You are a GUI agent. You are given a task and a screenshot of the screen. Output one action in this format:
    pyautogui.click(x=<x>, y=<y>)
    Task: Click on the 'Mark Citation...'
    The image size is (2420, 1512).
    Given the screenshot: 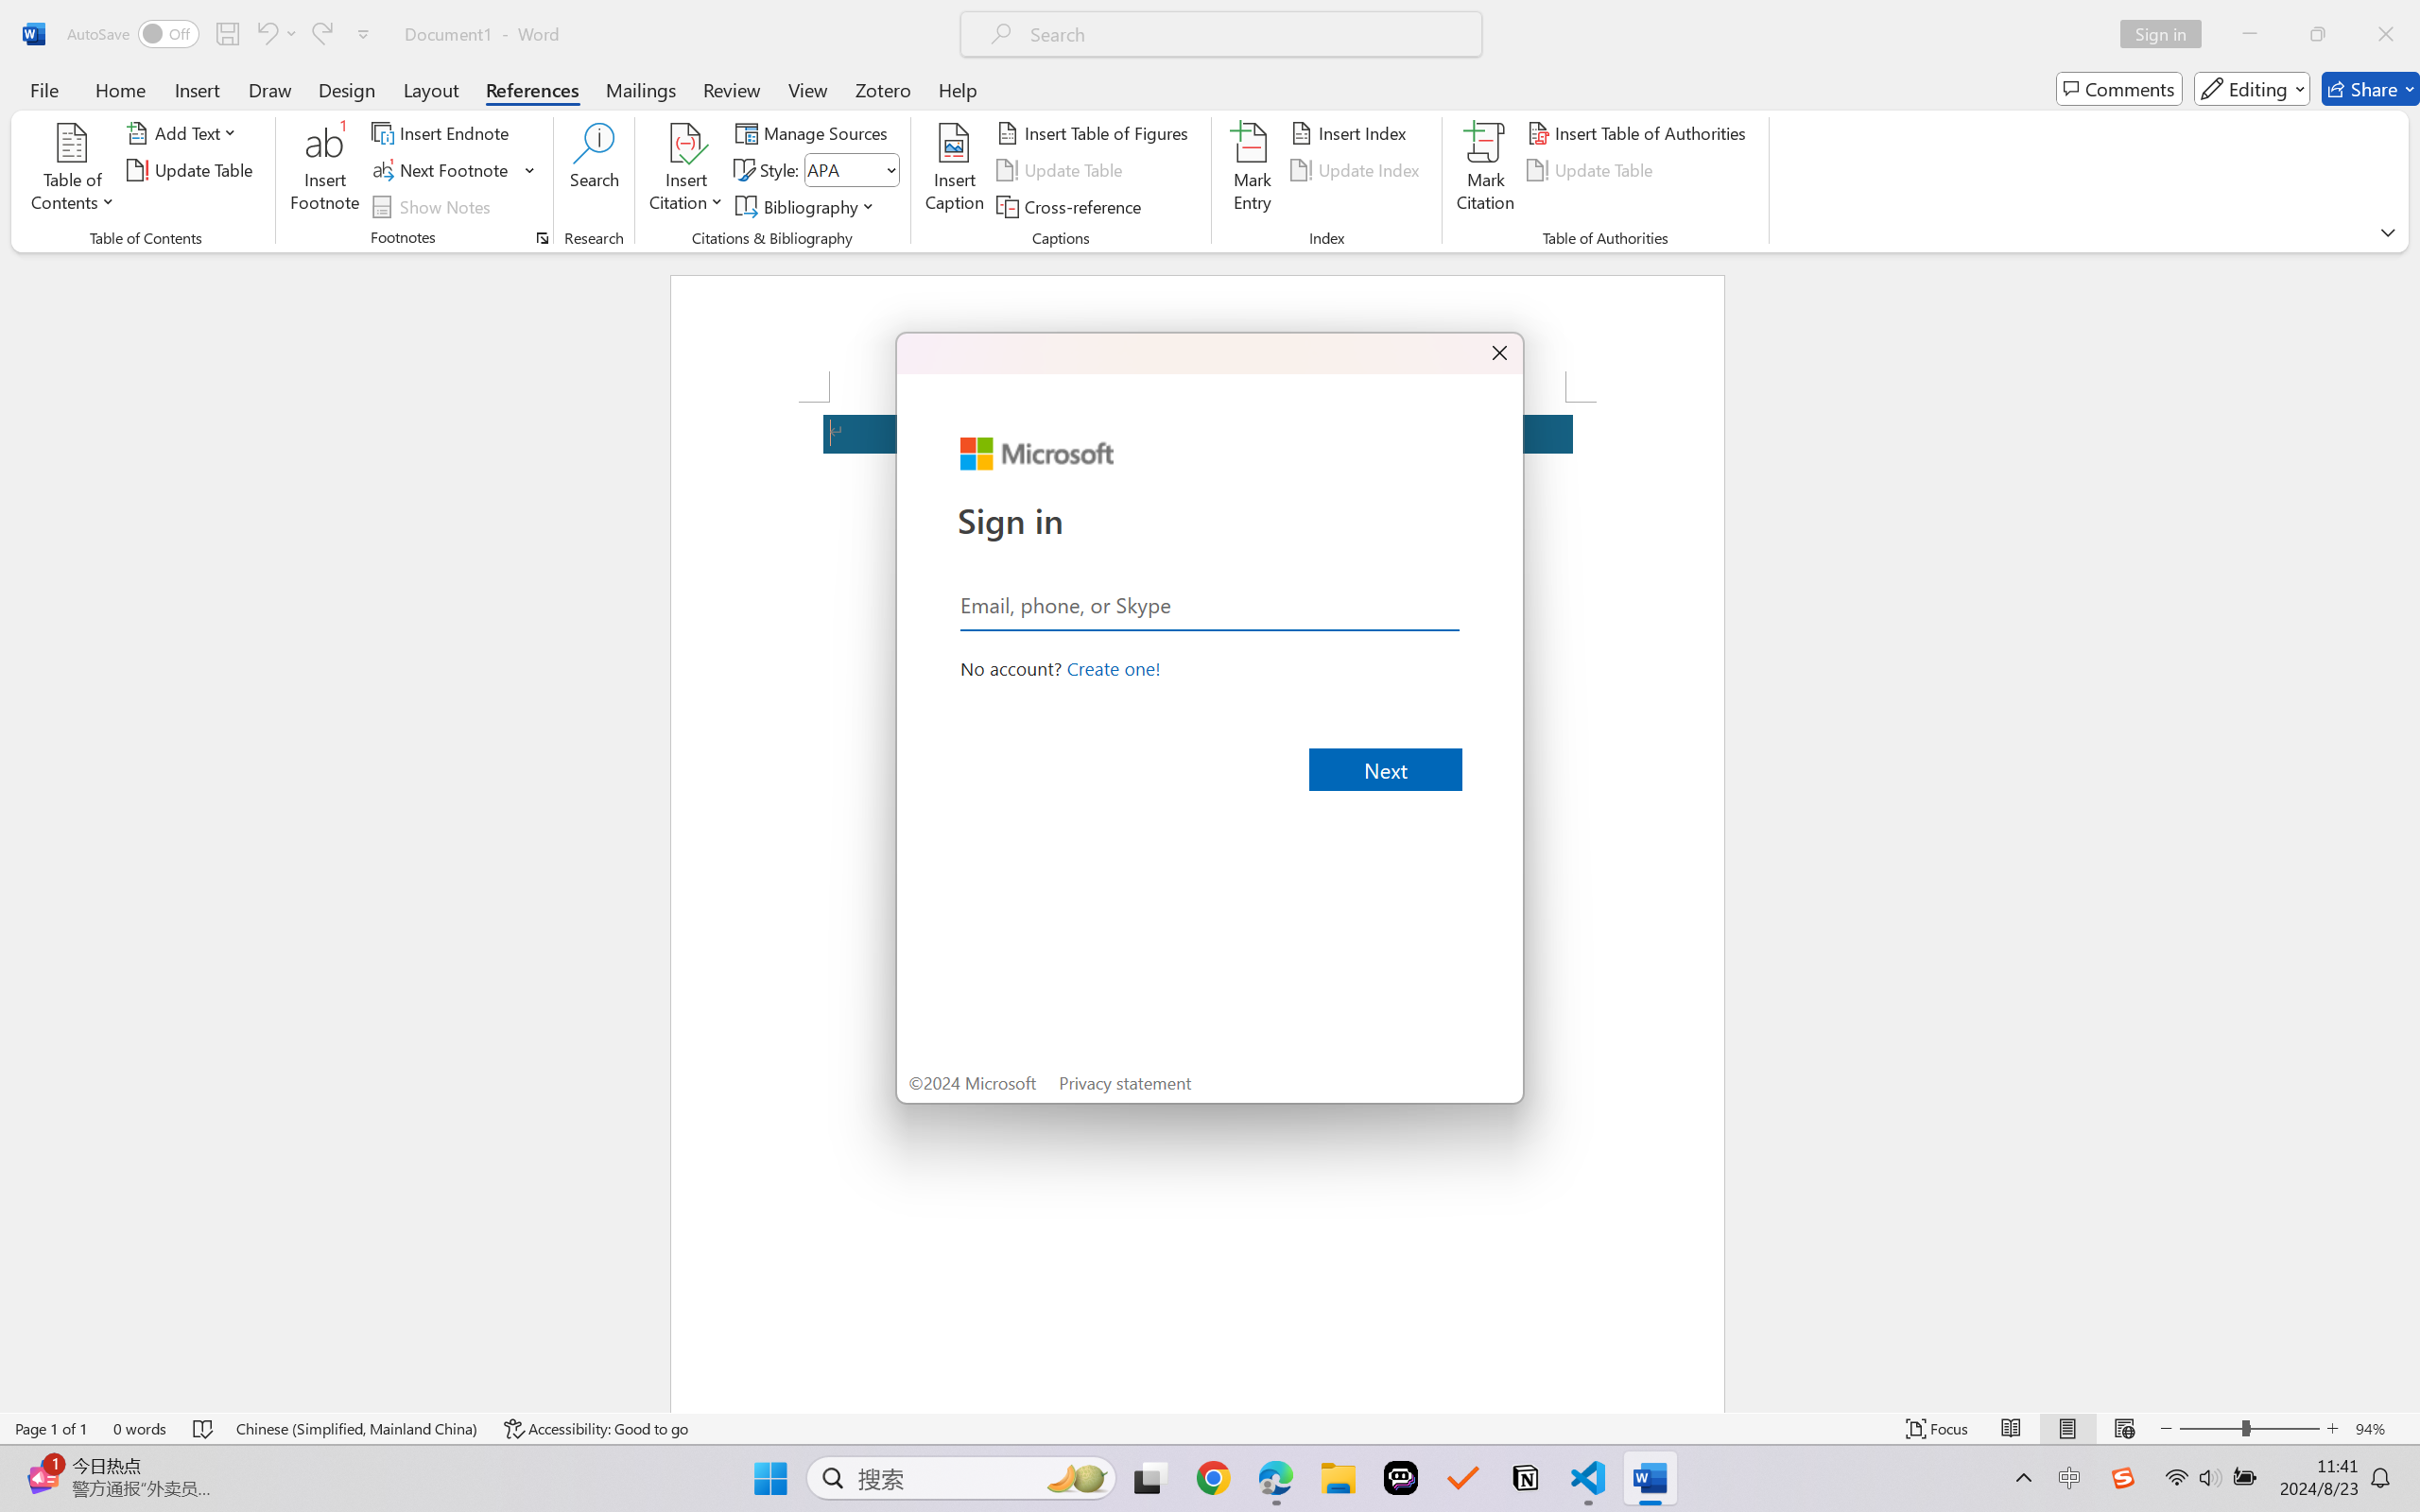 What is the action you would take?
    pyautogui.click(x=1484, y=170)
    